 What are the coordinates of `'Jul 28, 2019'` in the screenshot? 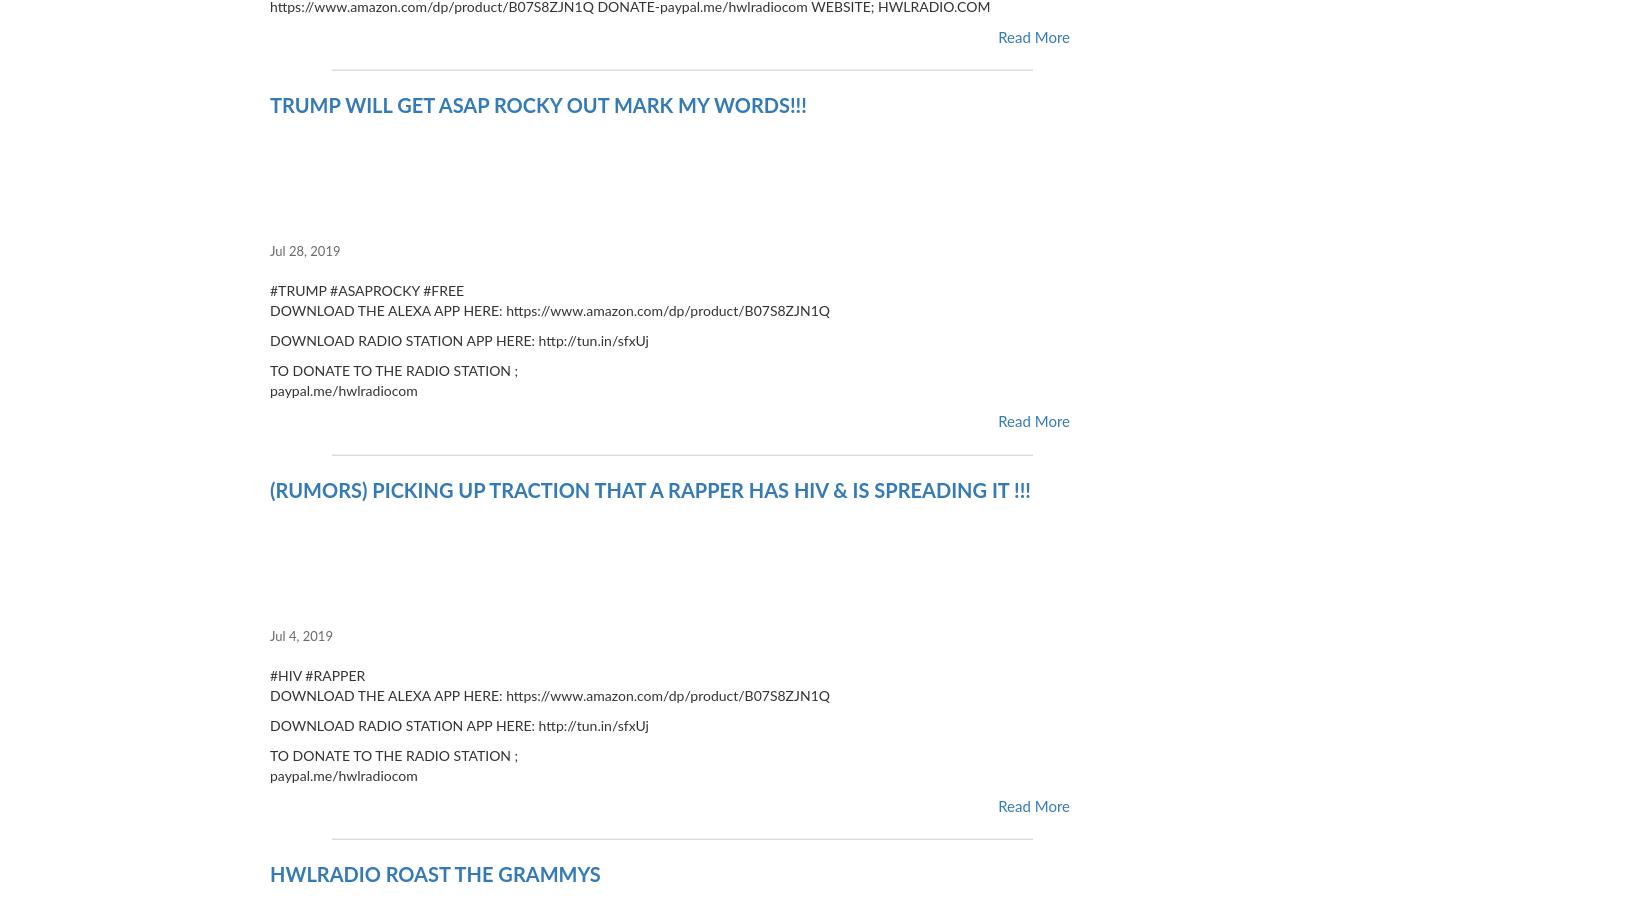 It's located at (304, 252).